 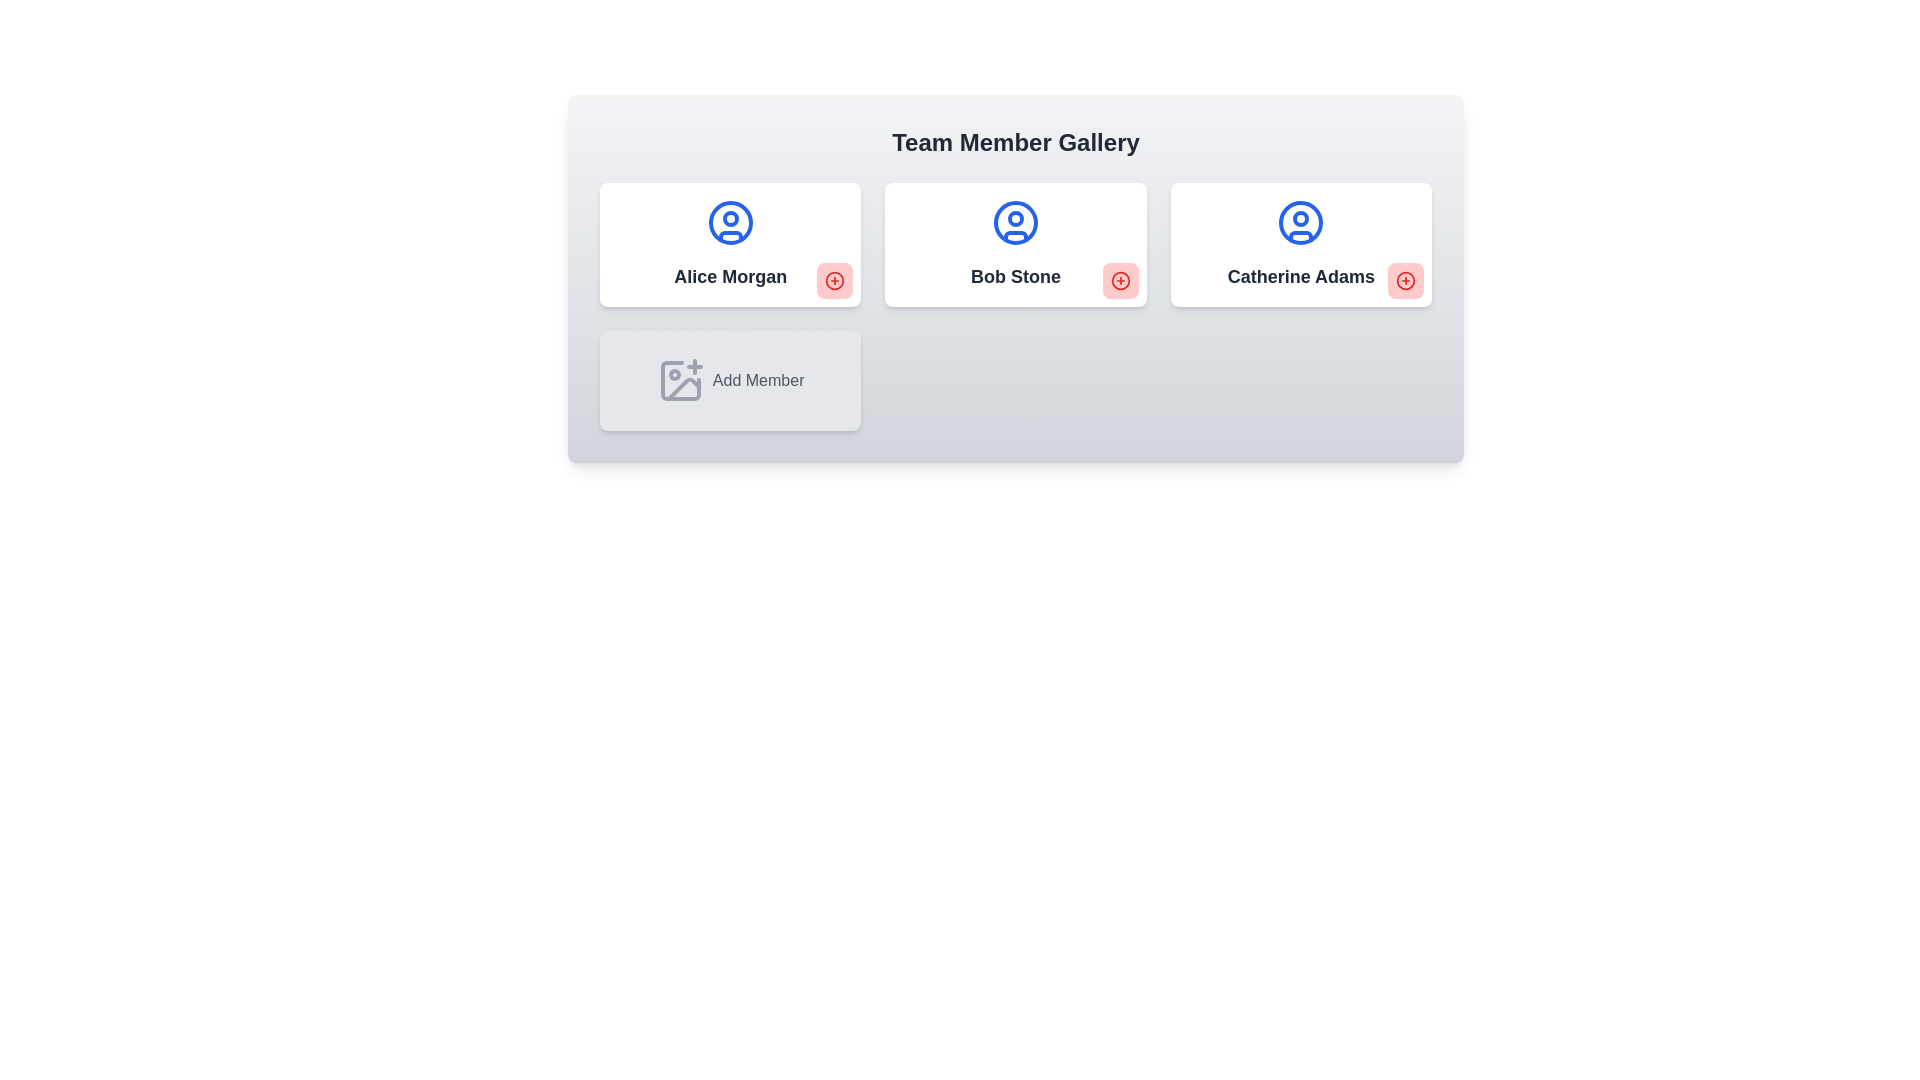 I want to click on the text label displaying 'Team Member Gallery', which is bold and centered at the top of the section, just above the member cards and 'Add Member' button, so click(x=1016, y=141).